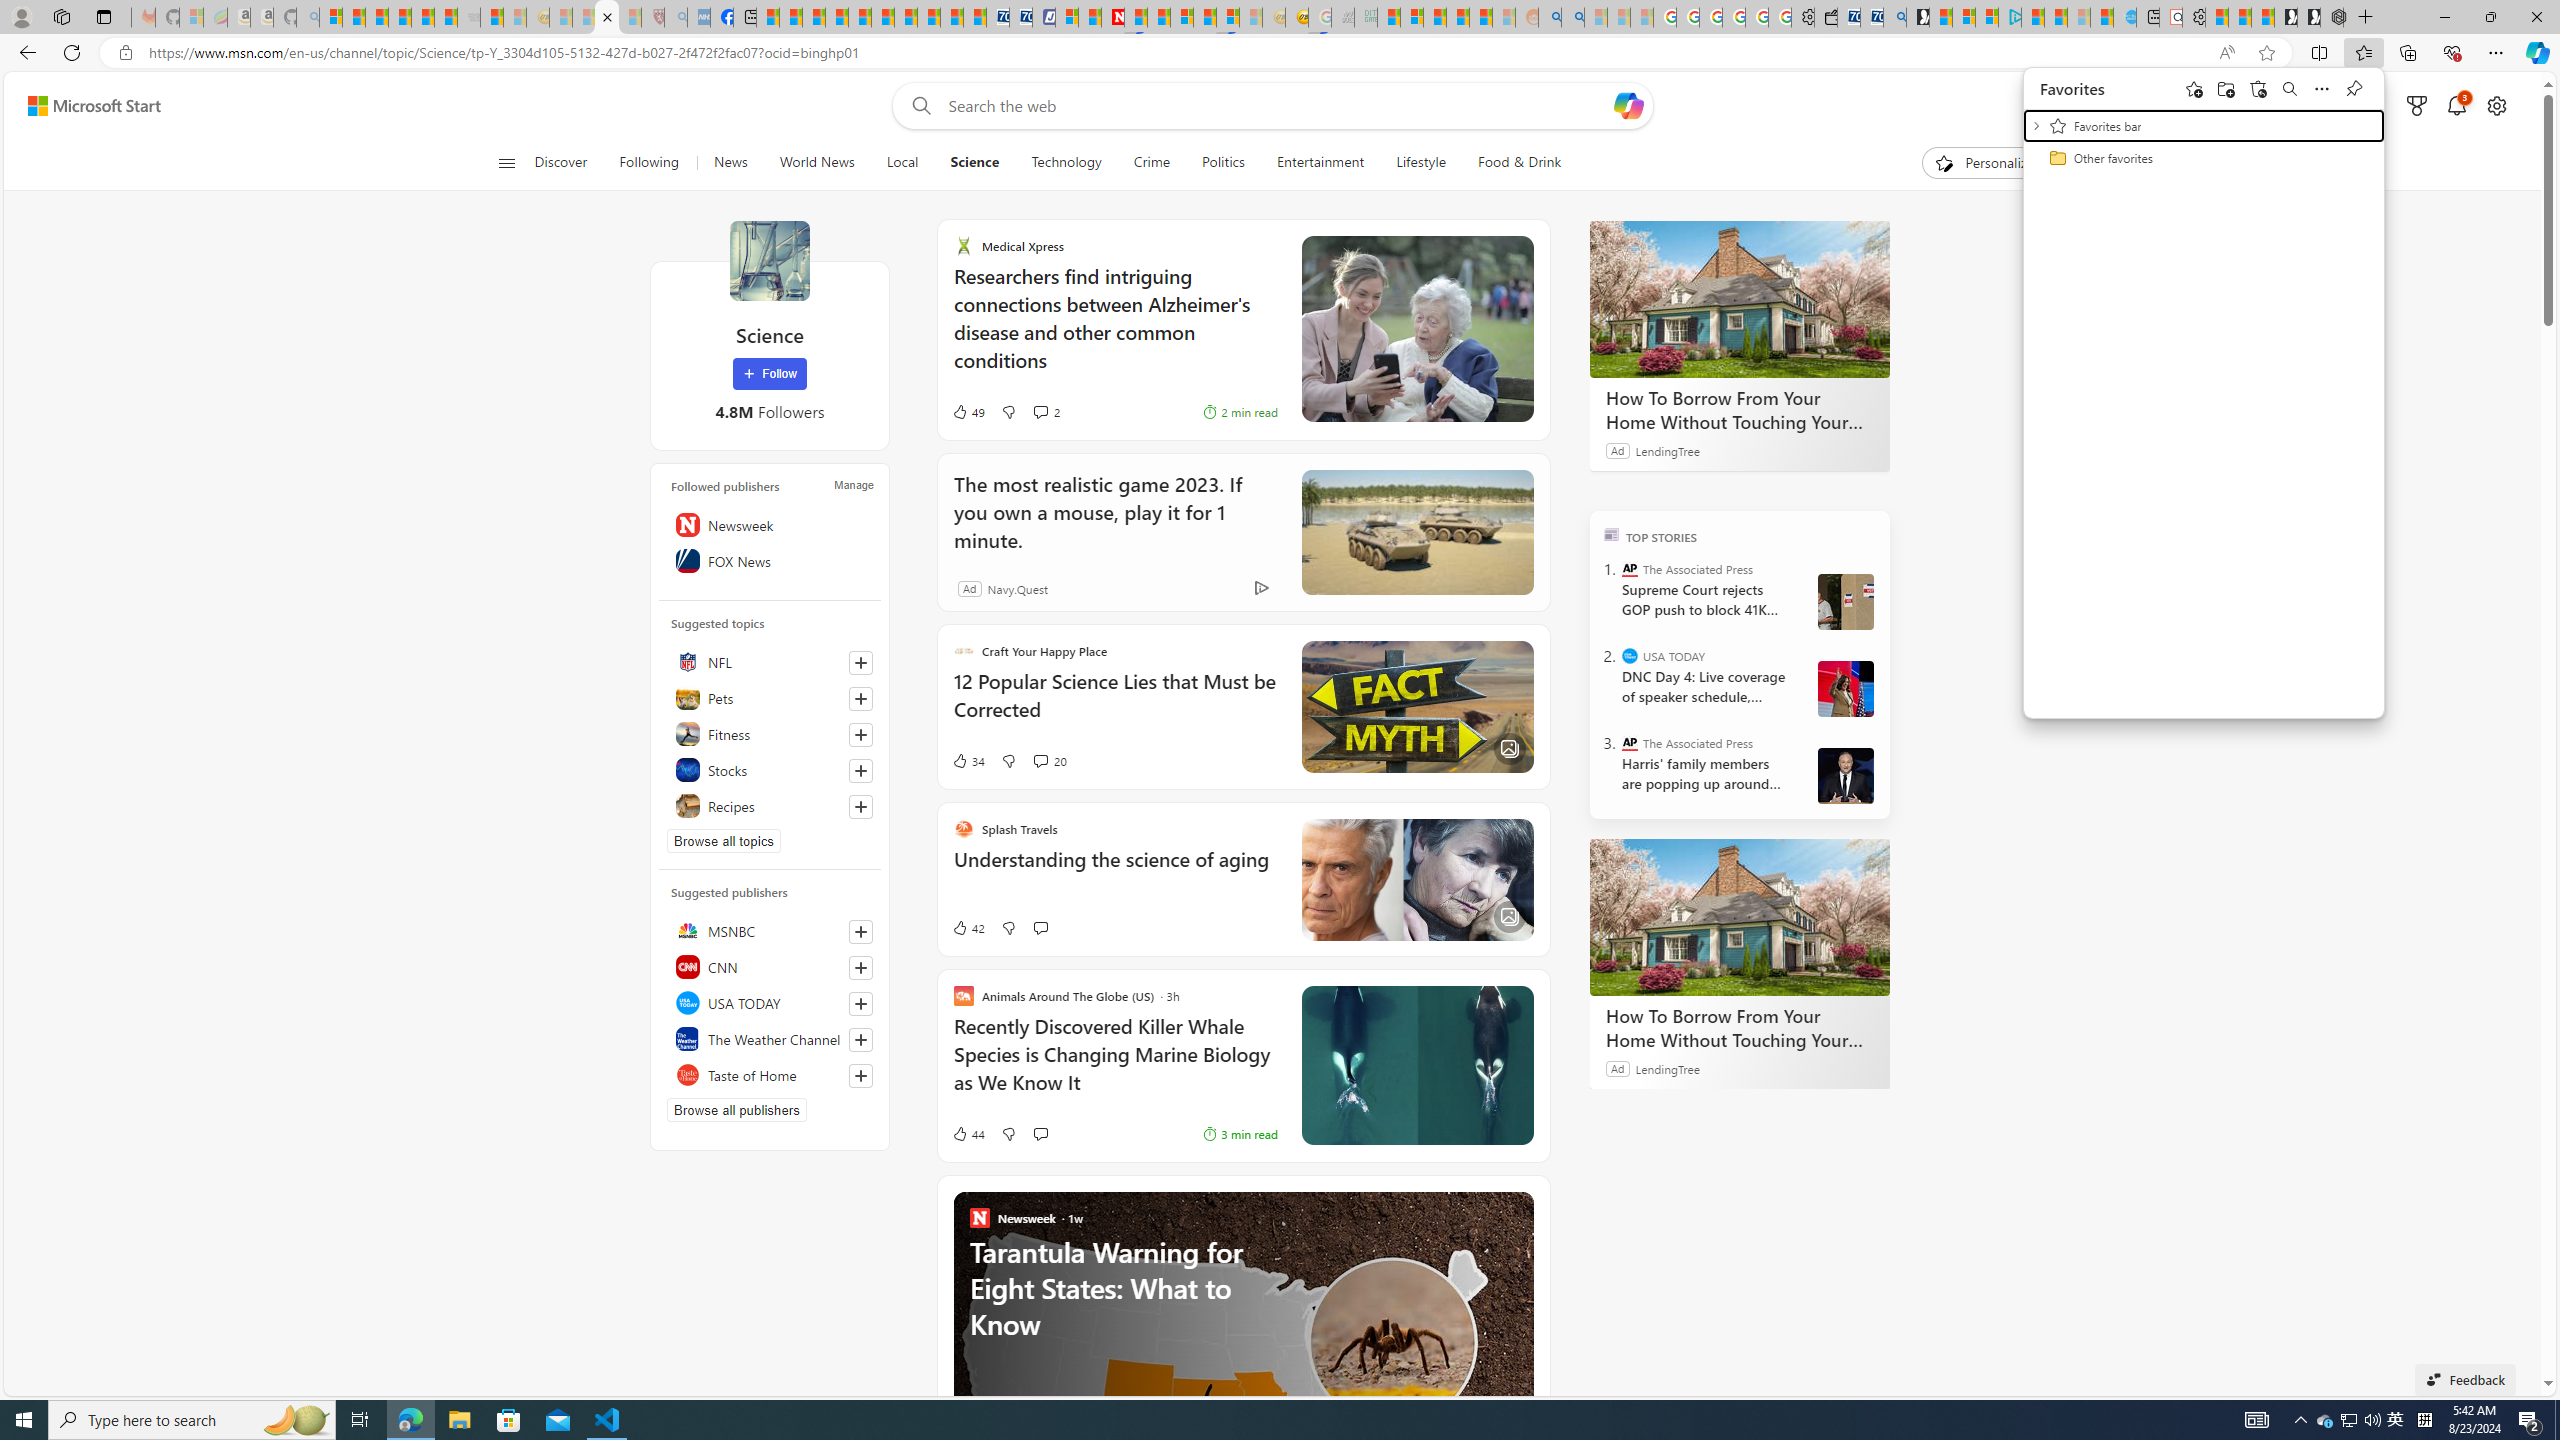 The width and height of the screenshot is (2560, 1440). Describe the element at coordinates (1825, 16) in the screenshot. I see `'Wallet'` at that location.